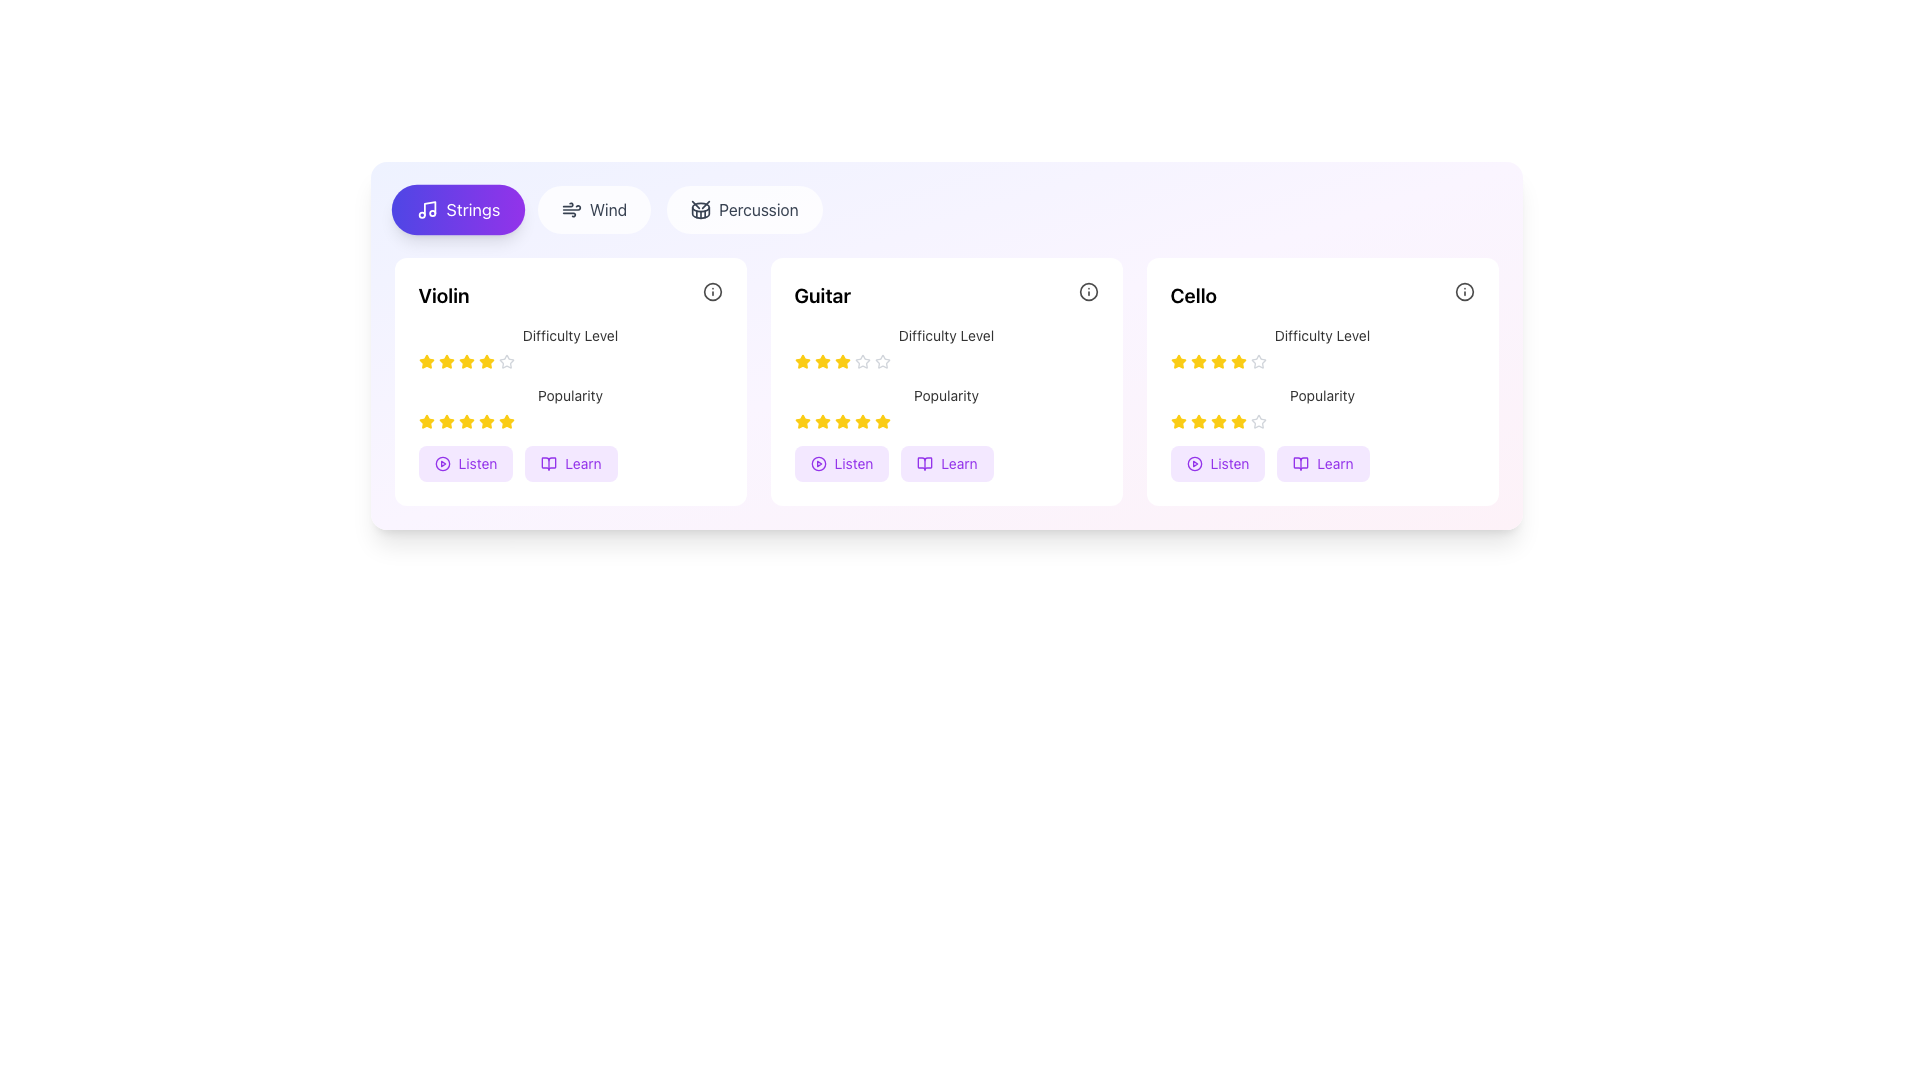  I want to click on the third yellow star icon in the 'Popularity' section of the 'Cello' card, which is filled and active, so click(1198, 420).